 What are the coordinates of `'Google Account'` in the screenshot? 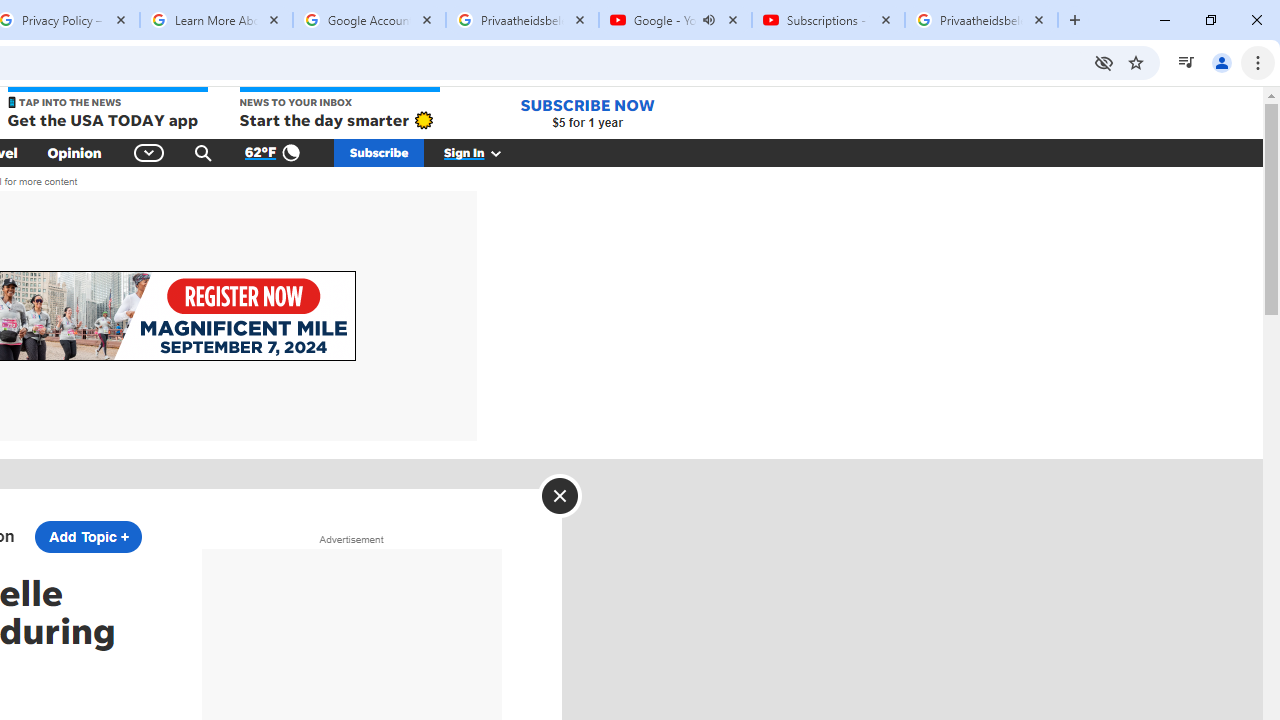 It's located at (369, 20).